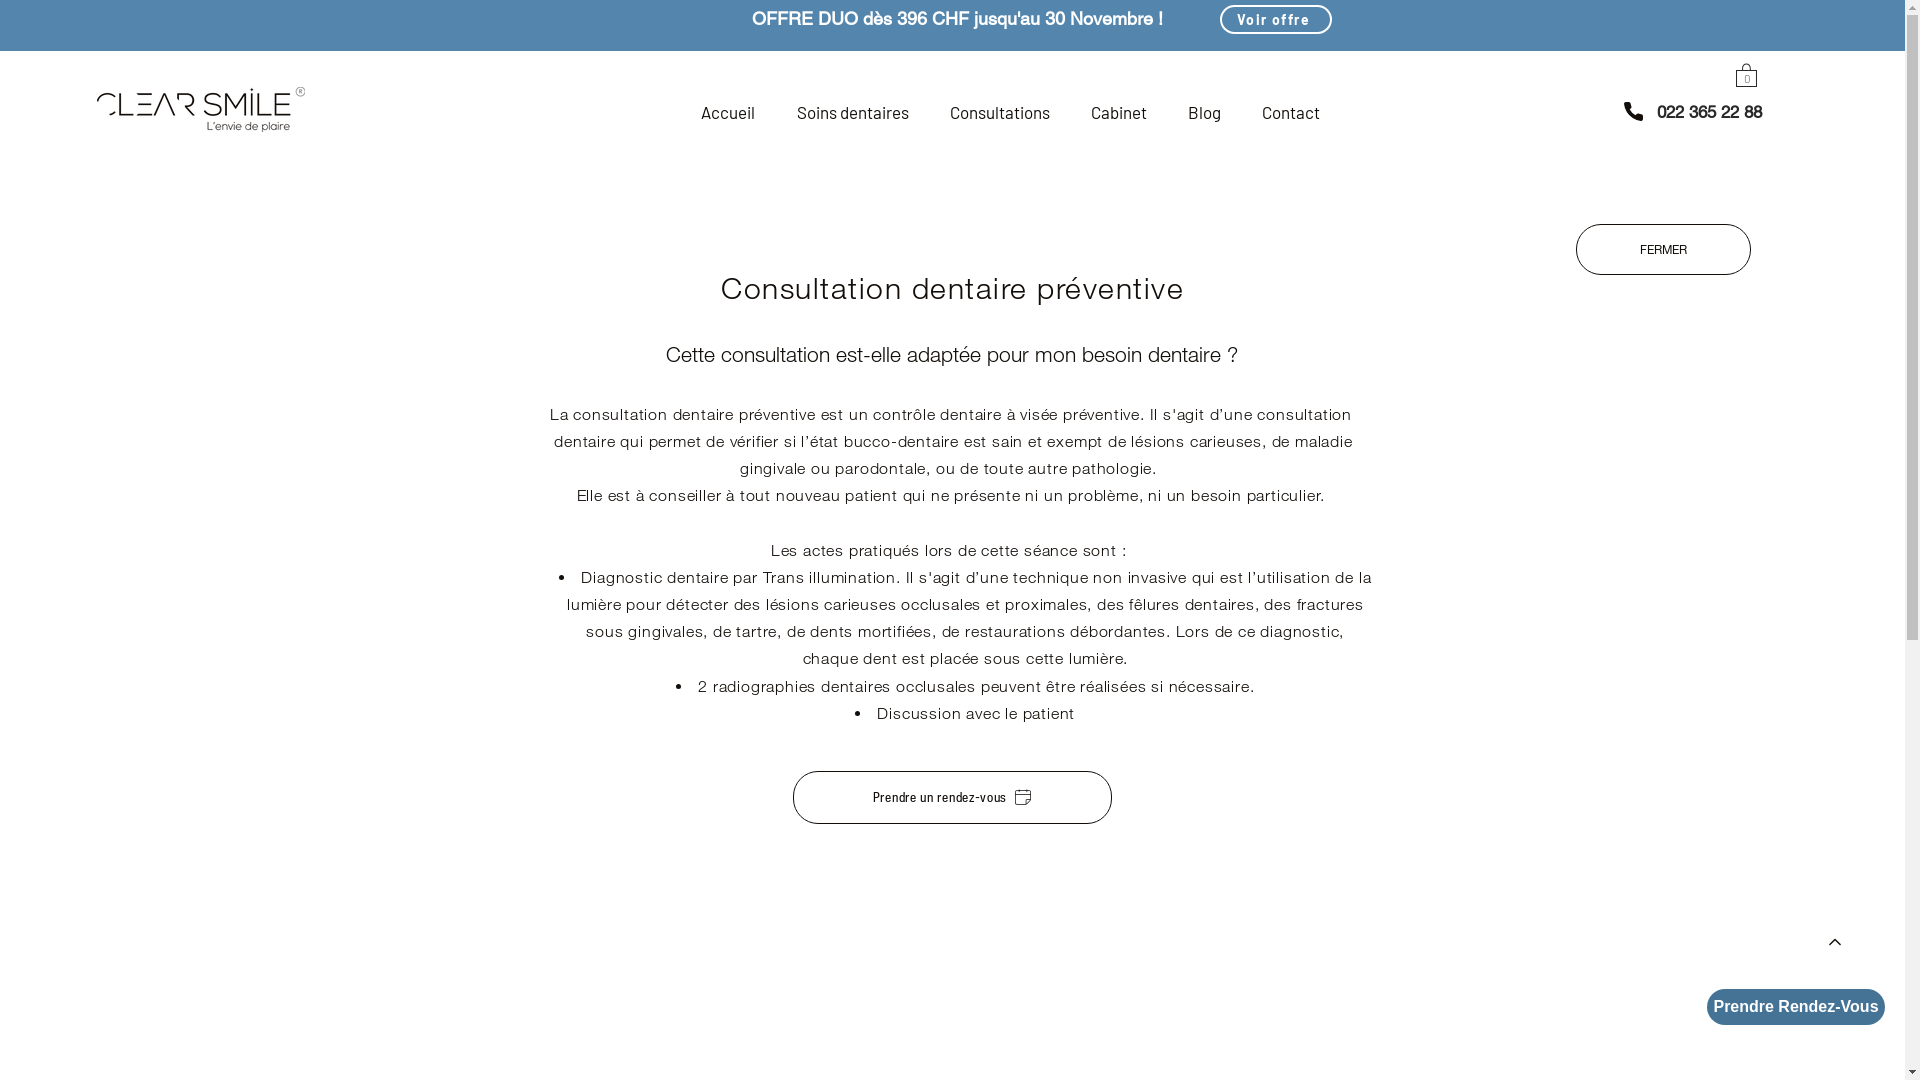  I want to click on 'FERMER', so click(1663, 248).